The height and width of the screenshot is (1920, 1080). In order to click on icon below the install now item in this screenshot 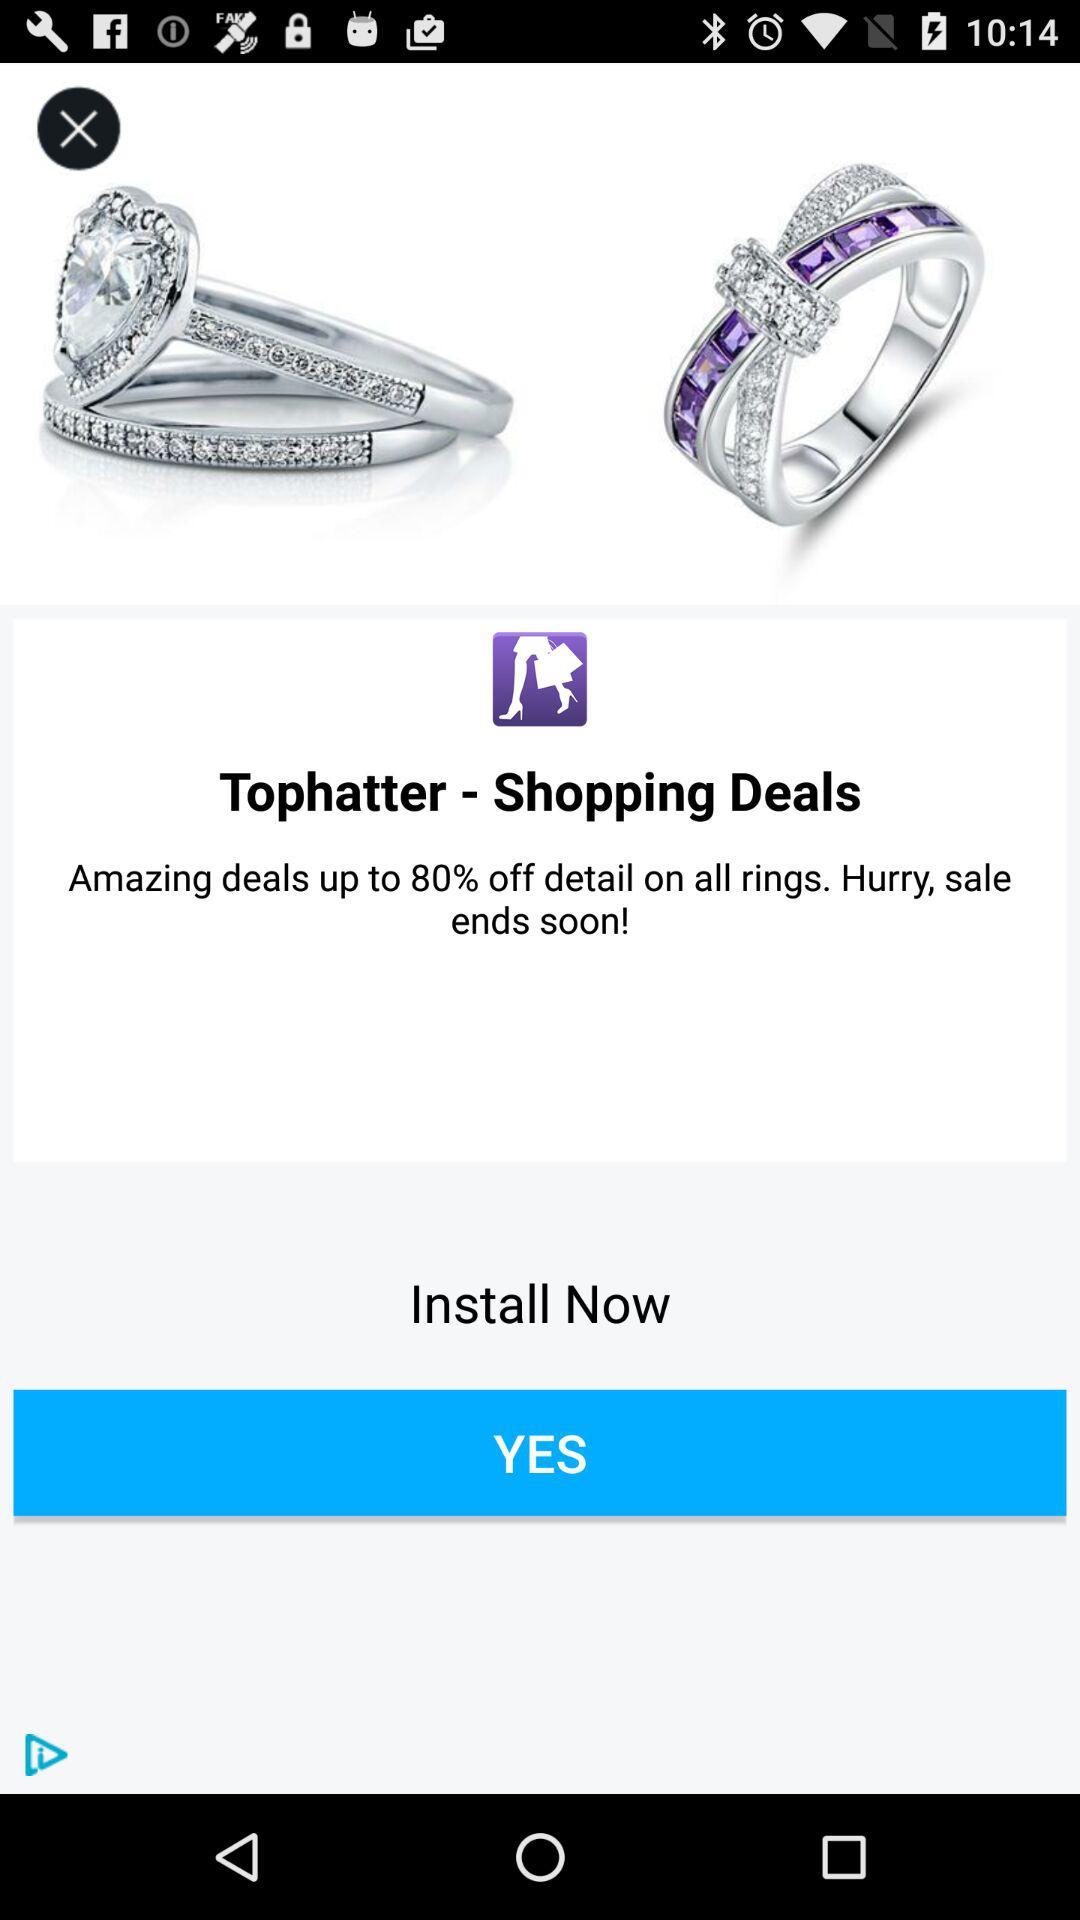, I will do `click(540, 1452)`.